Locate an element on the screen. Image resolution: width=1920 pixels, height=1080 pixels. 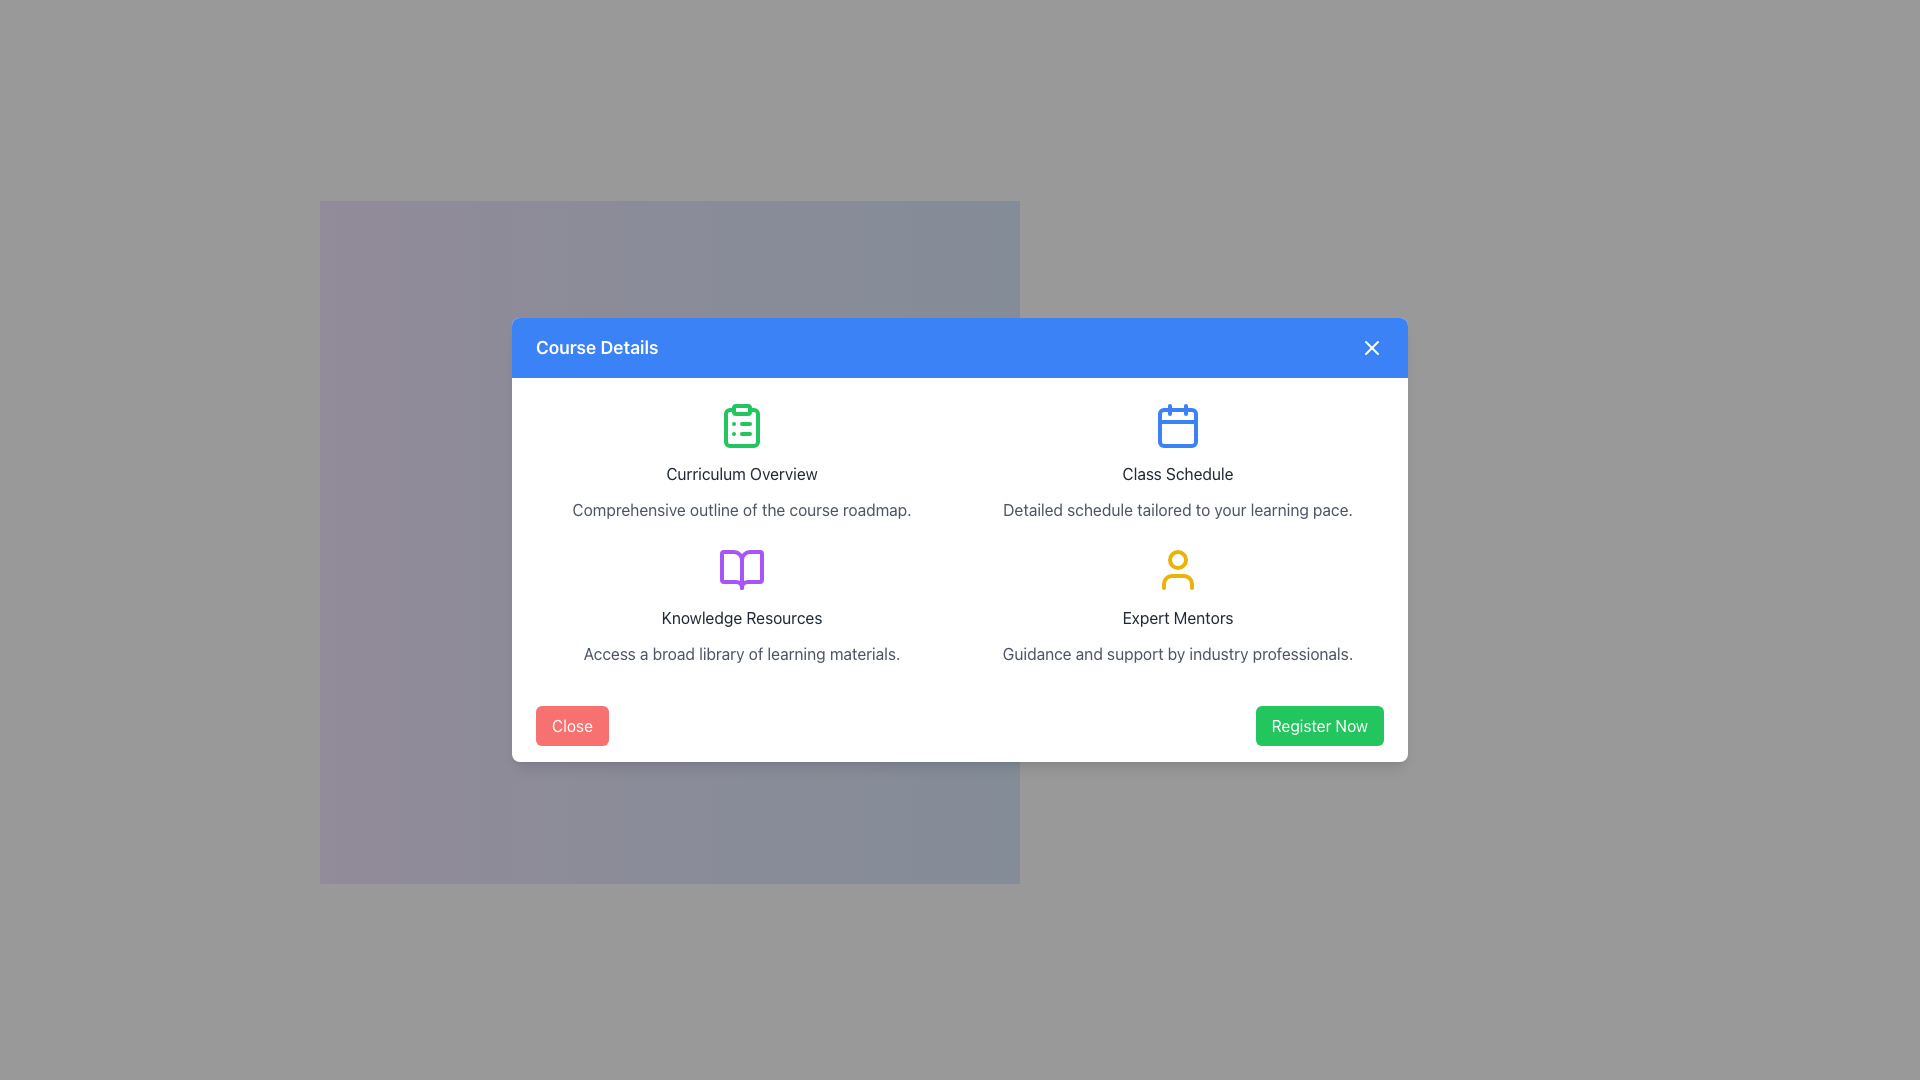
the 'Class Schedule' icon located in the upper-right section of the 'Course Details' modal, which is the first item in the second column of a 2x2 grid is located at coordinates (1177, 424).